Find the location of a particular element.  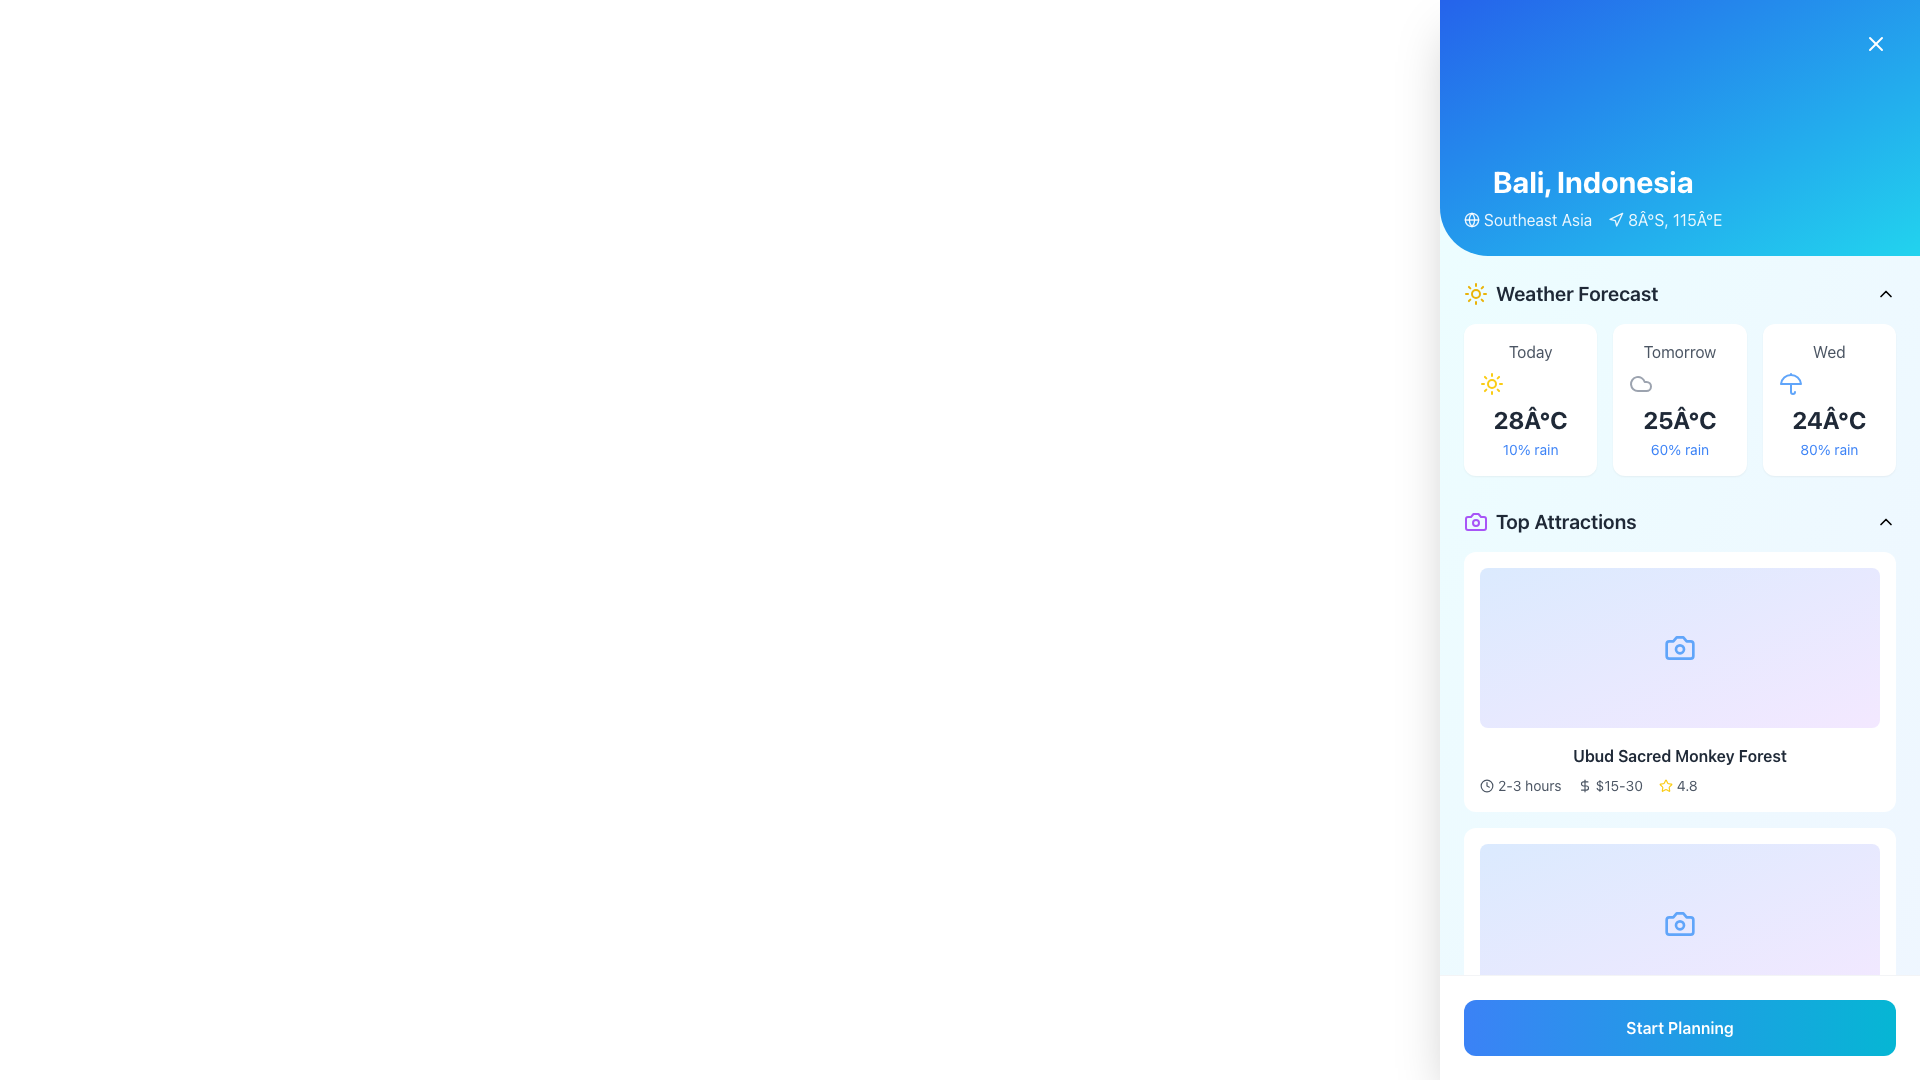

the navigational icon located in the header section adjacent to the 'Bali, Indonesia' label is located at coordinates (1616, 219).